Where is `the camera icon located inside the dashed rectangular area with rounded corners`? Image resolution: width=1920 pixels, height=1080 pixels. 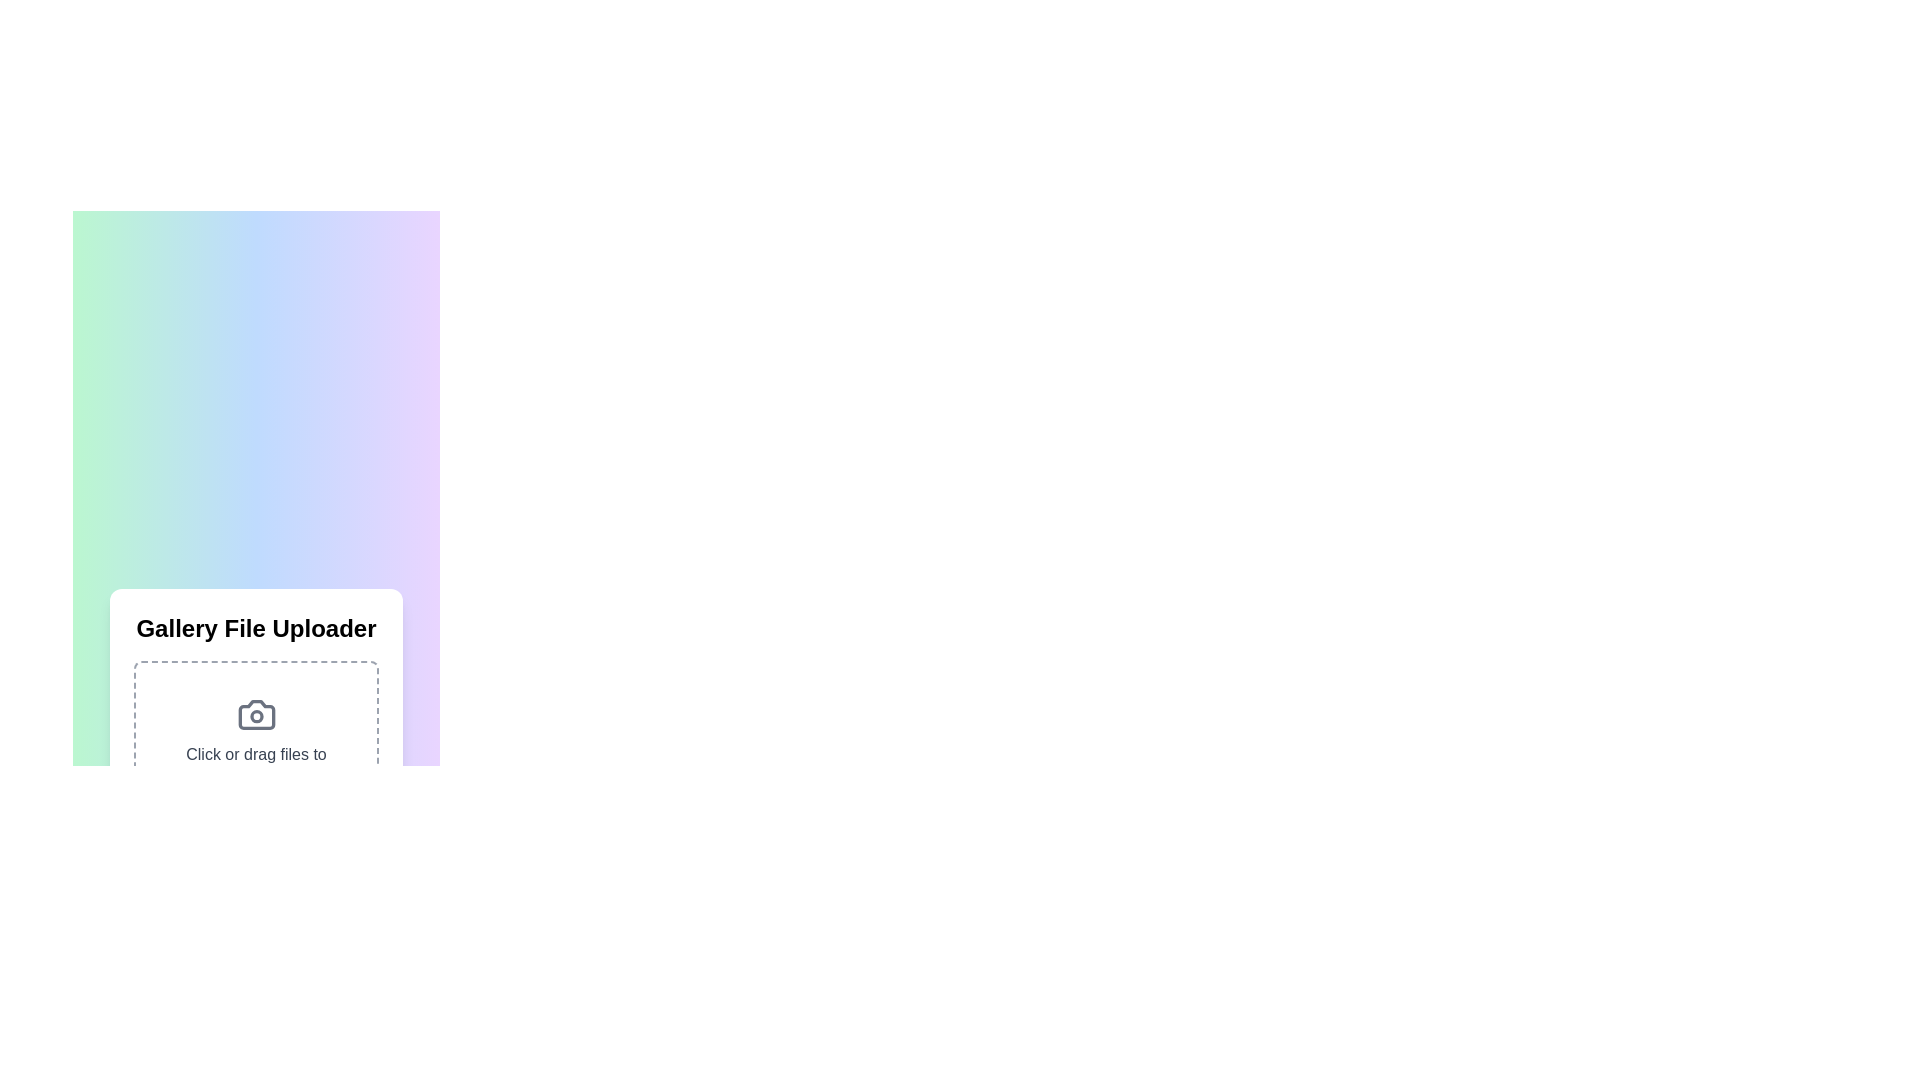 the camera icon located inside the dashed rectangular area with rounded corners is located at coordinates (255, 713).